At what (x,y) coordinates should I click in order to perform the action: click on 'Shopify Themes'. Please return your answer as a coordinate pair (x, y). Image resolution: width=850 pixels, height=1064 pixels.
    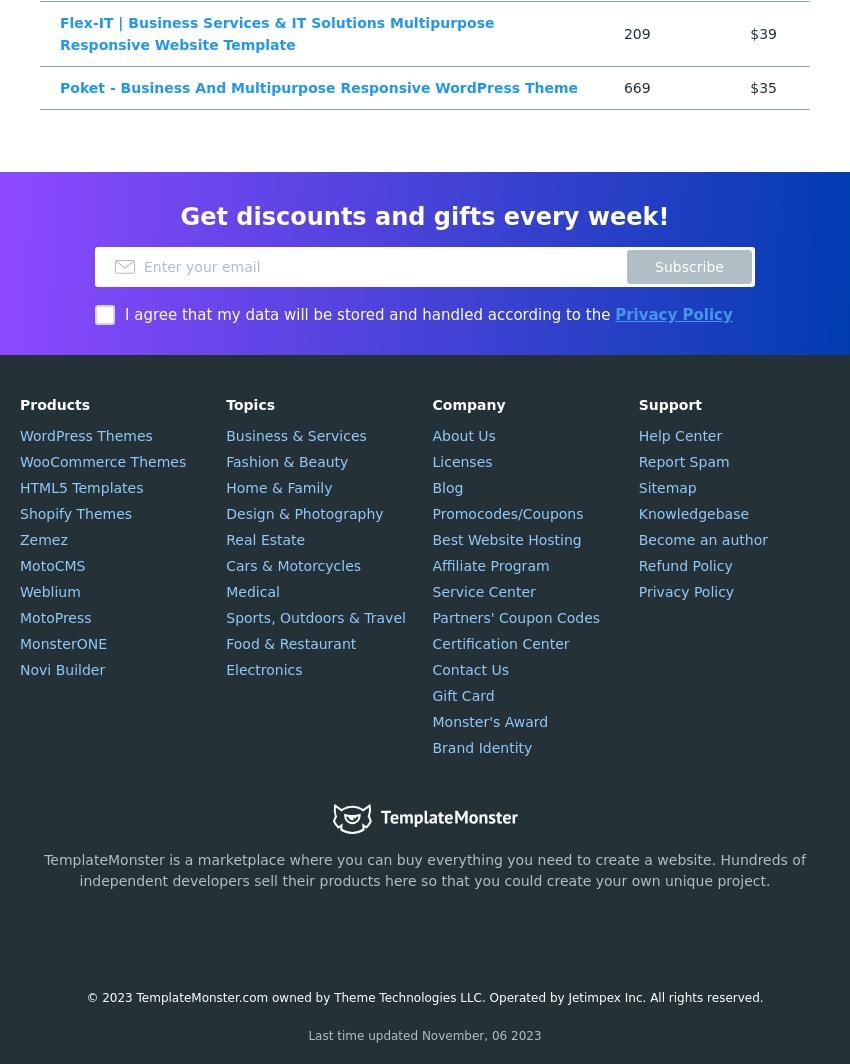
    Looking at the image, I should click on (75, 514).